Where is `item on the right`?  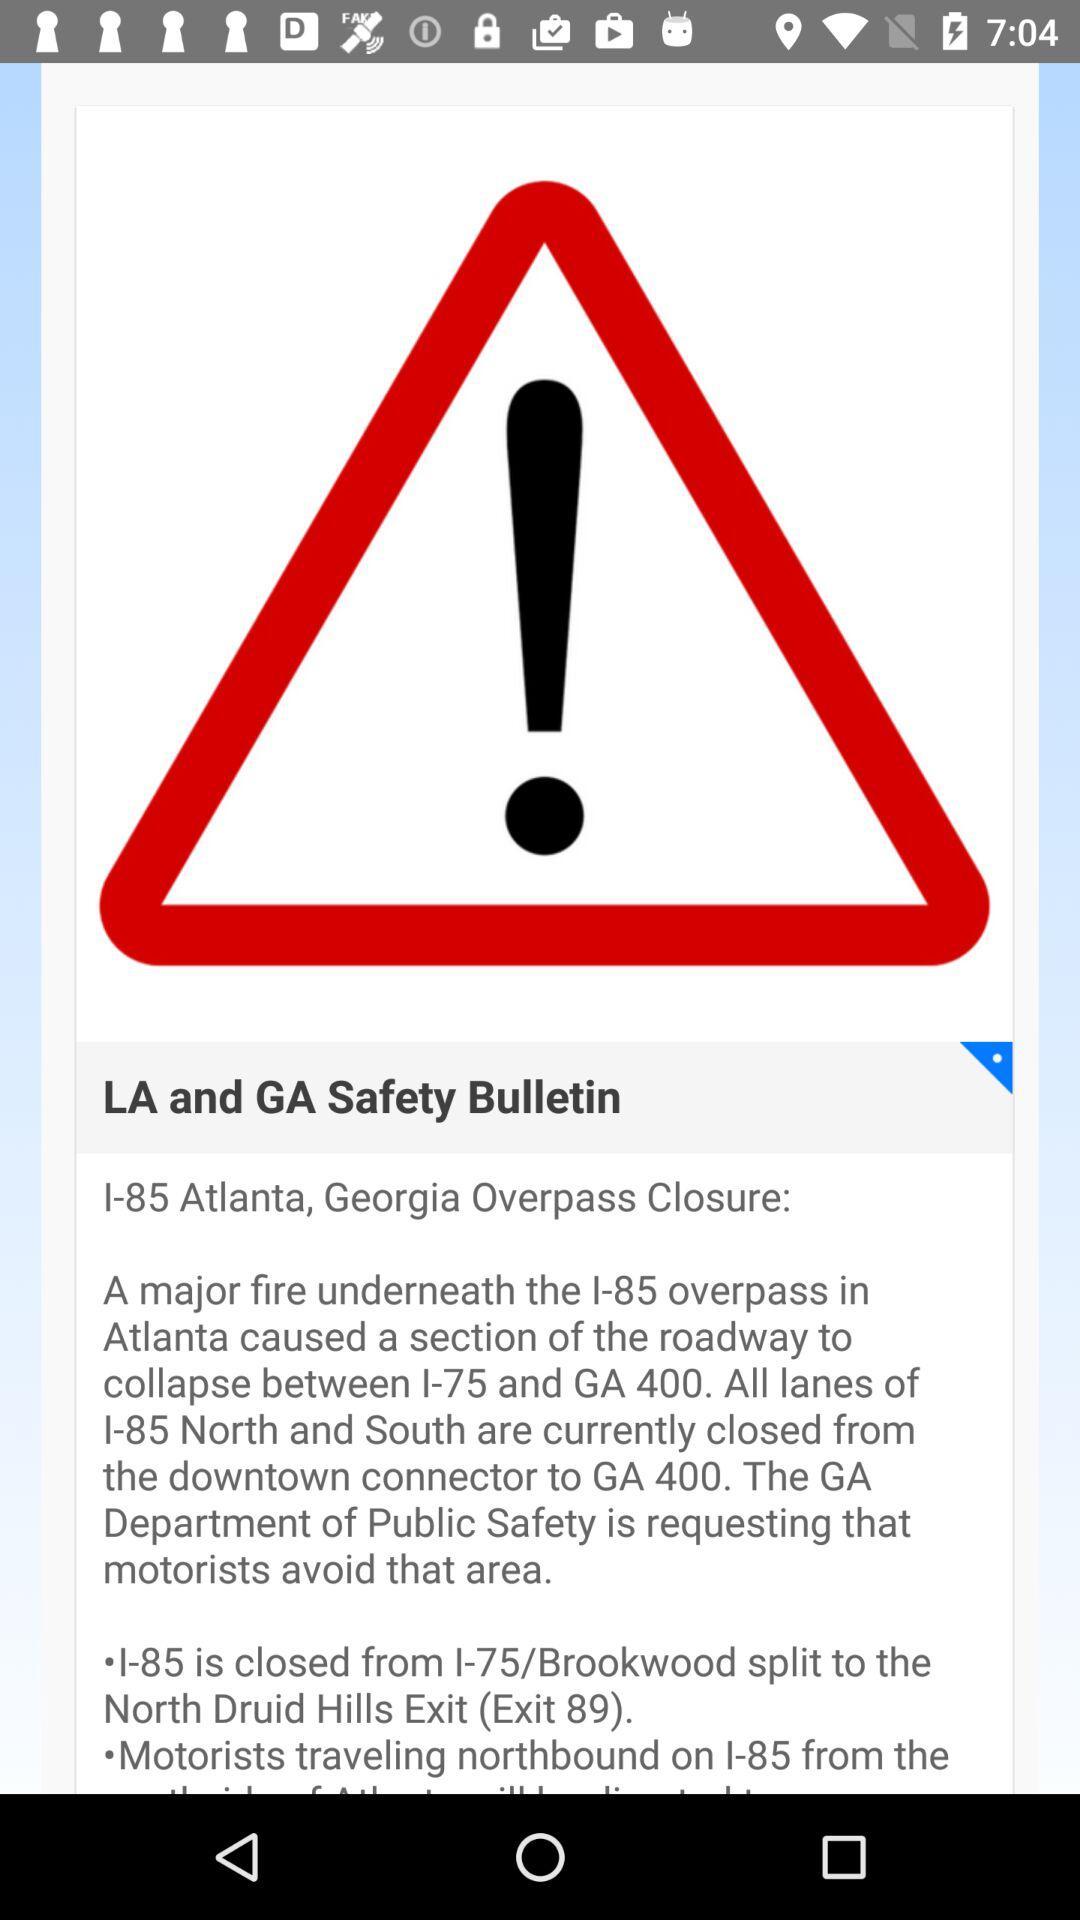 item on the right is located at coordinates (985, 1066).